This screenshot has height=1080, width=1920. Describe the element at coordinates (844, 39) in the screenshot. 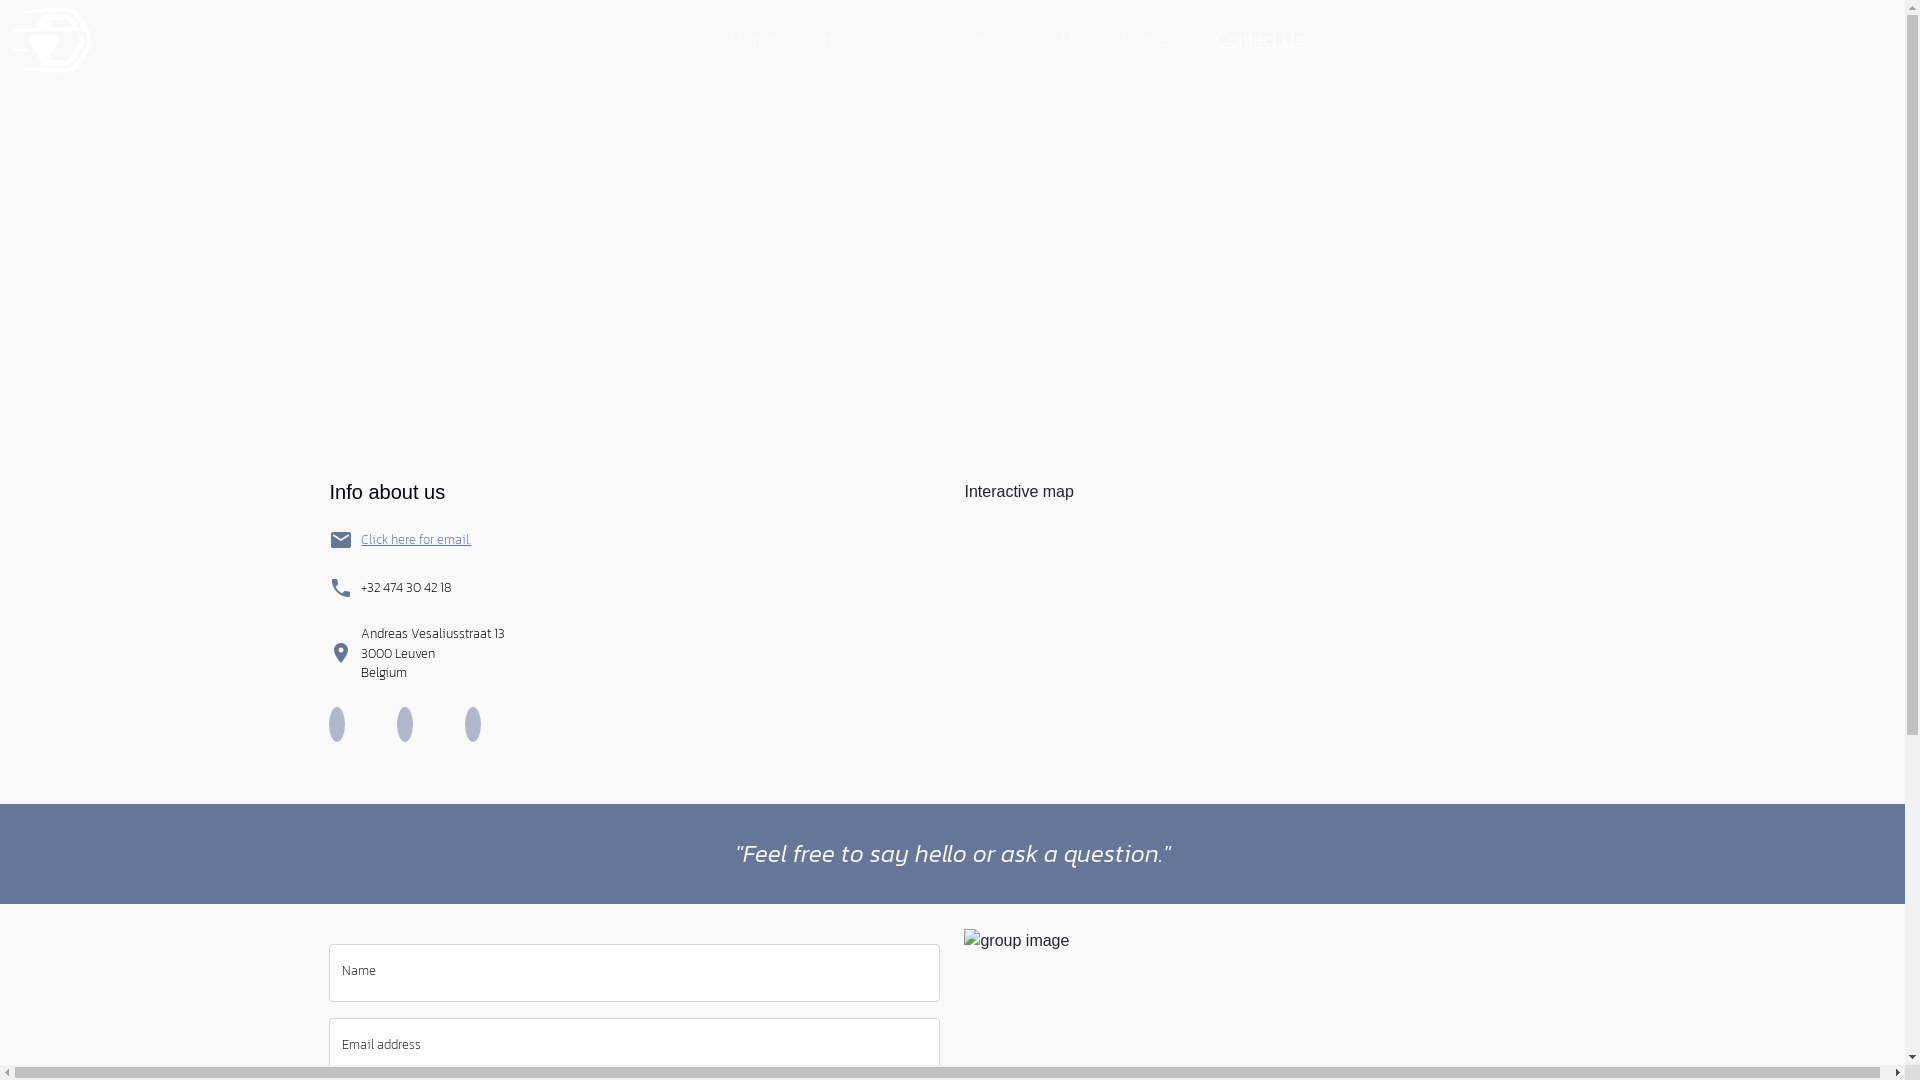

I see `'Our Plan'` at that location.